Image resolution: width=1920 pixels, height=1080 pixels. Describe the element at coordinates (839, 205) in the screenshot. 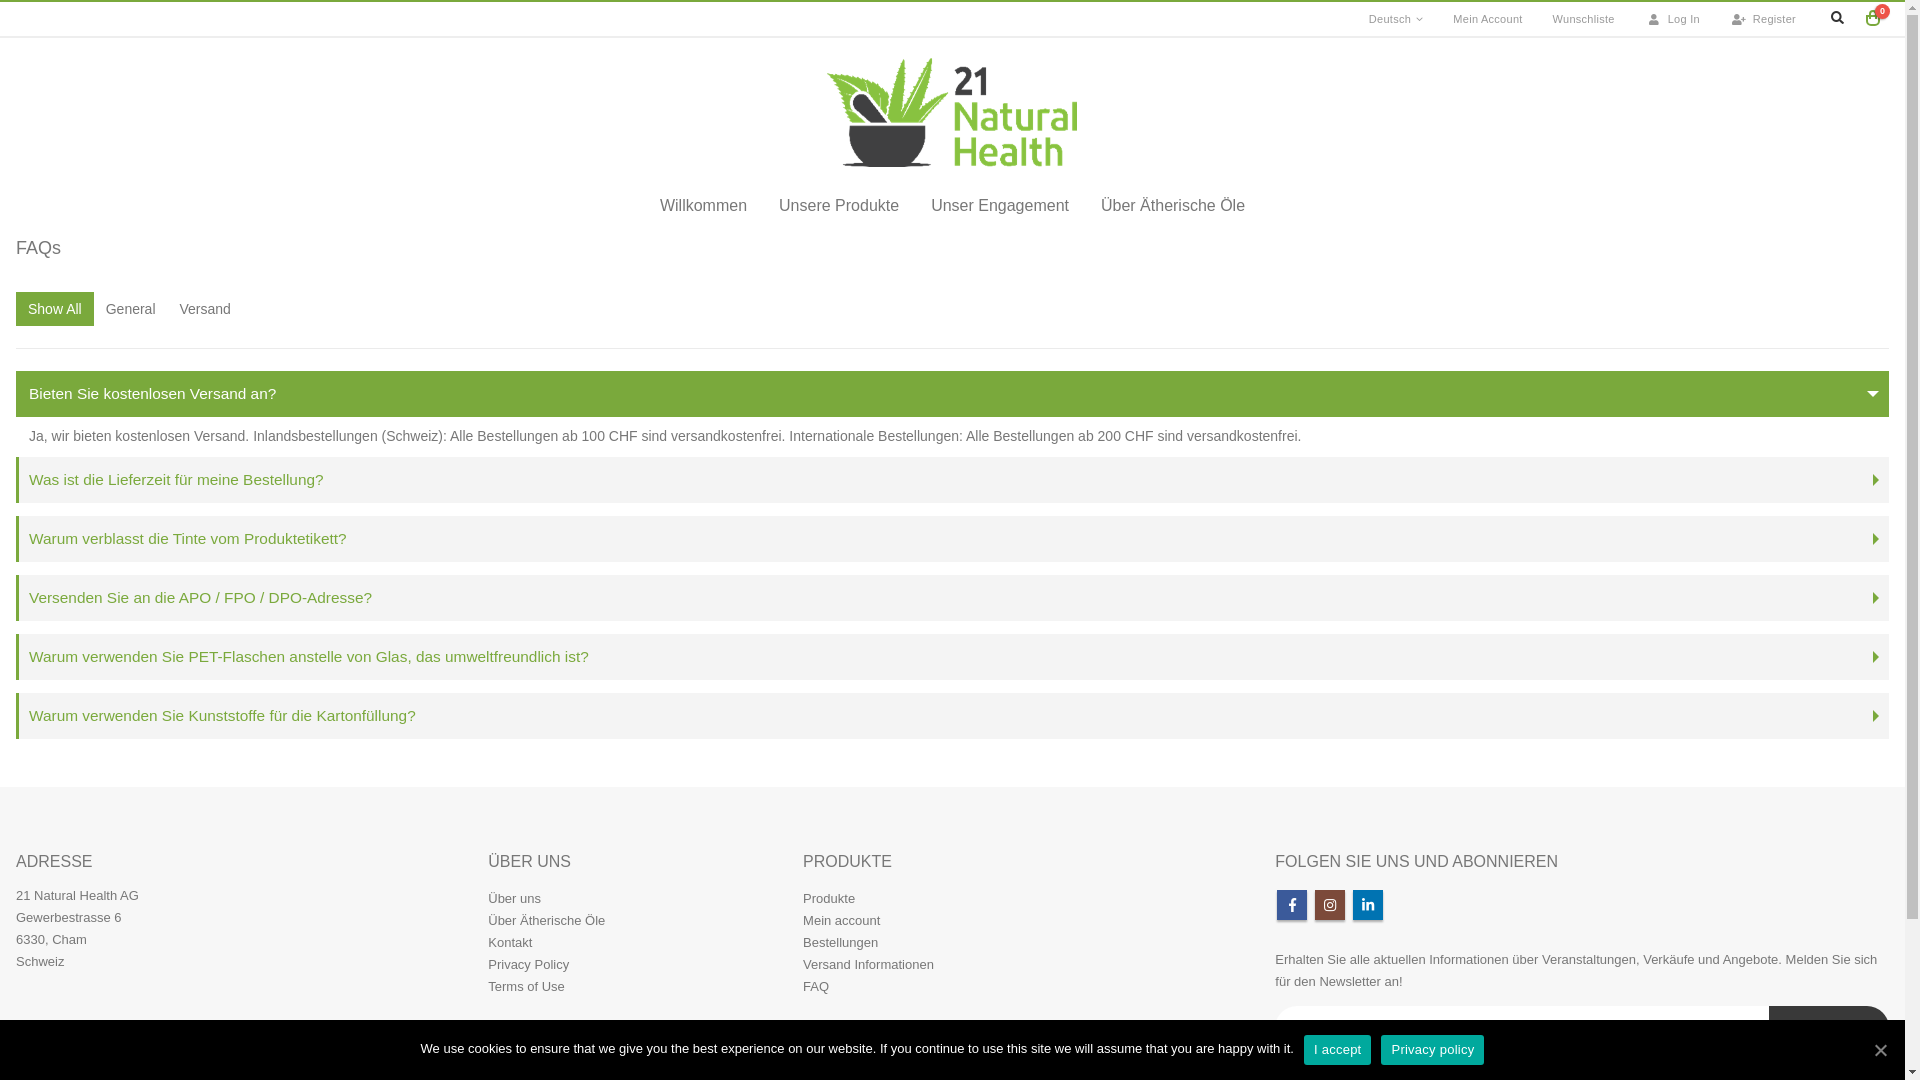

I see `'Unsere Produkte'` at that location.